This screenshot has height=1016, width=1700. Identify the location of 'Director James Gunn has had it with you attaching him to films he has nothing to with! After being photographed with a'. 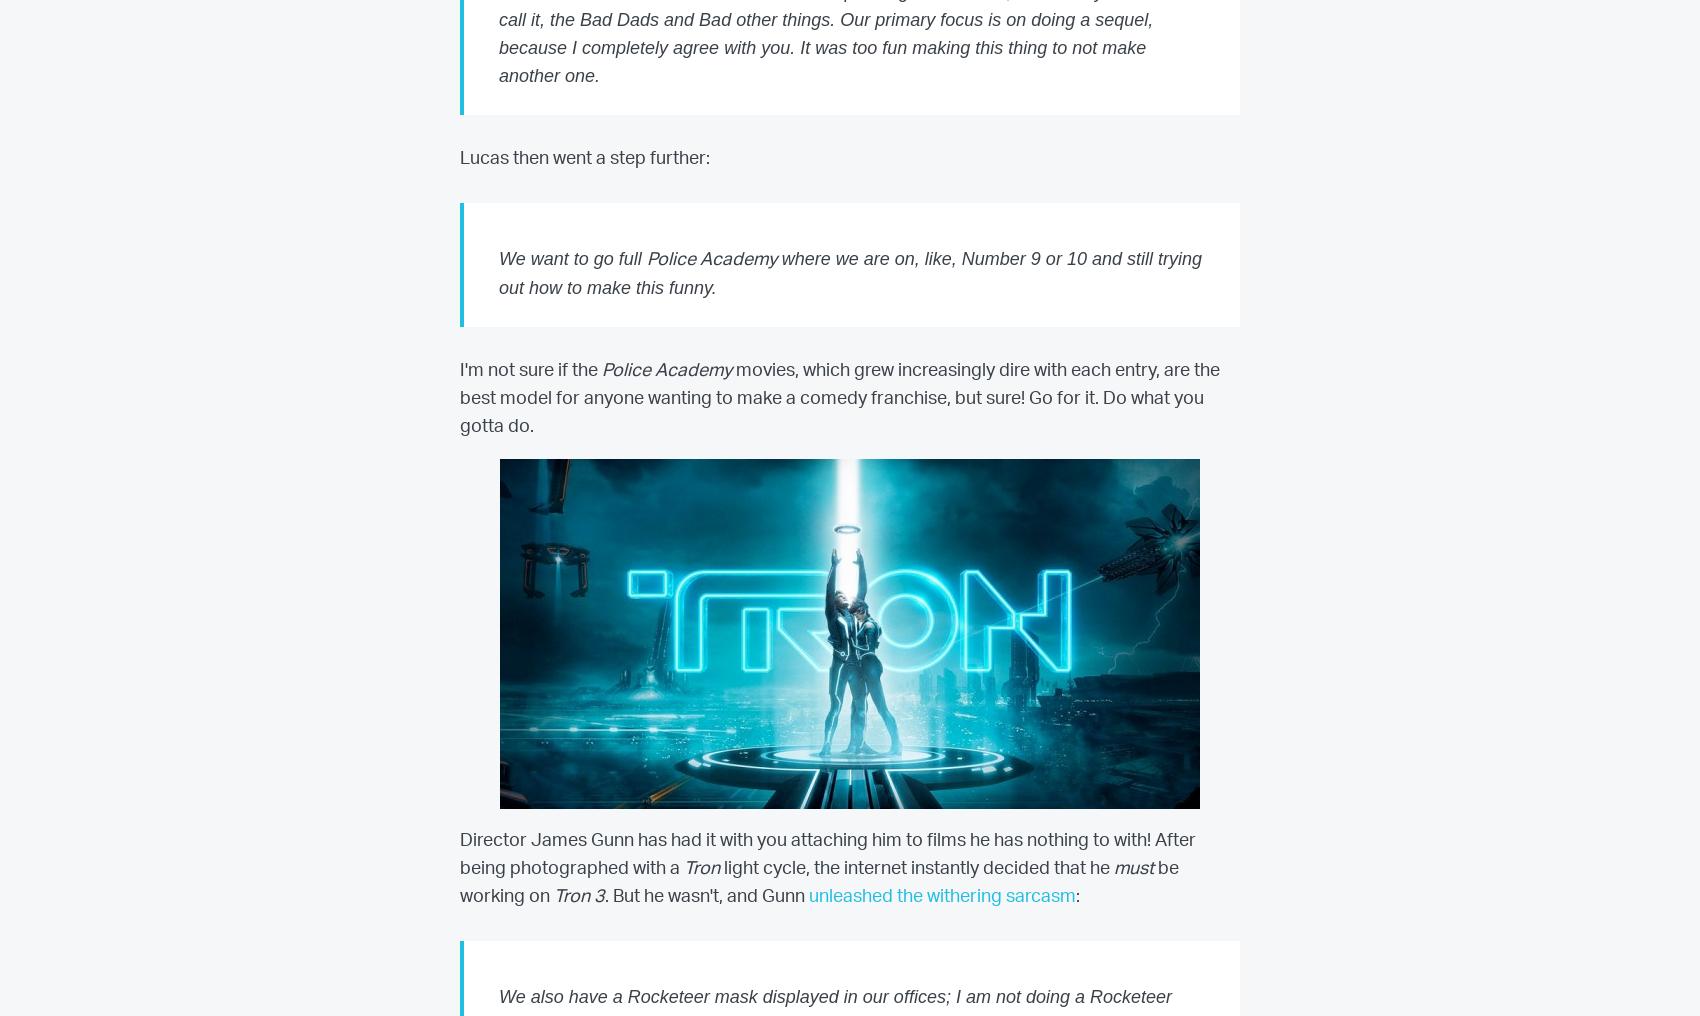
(827, 854).